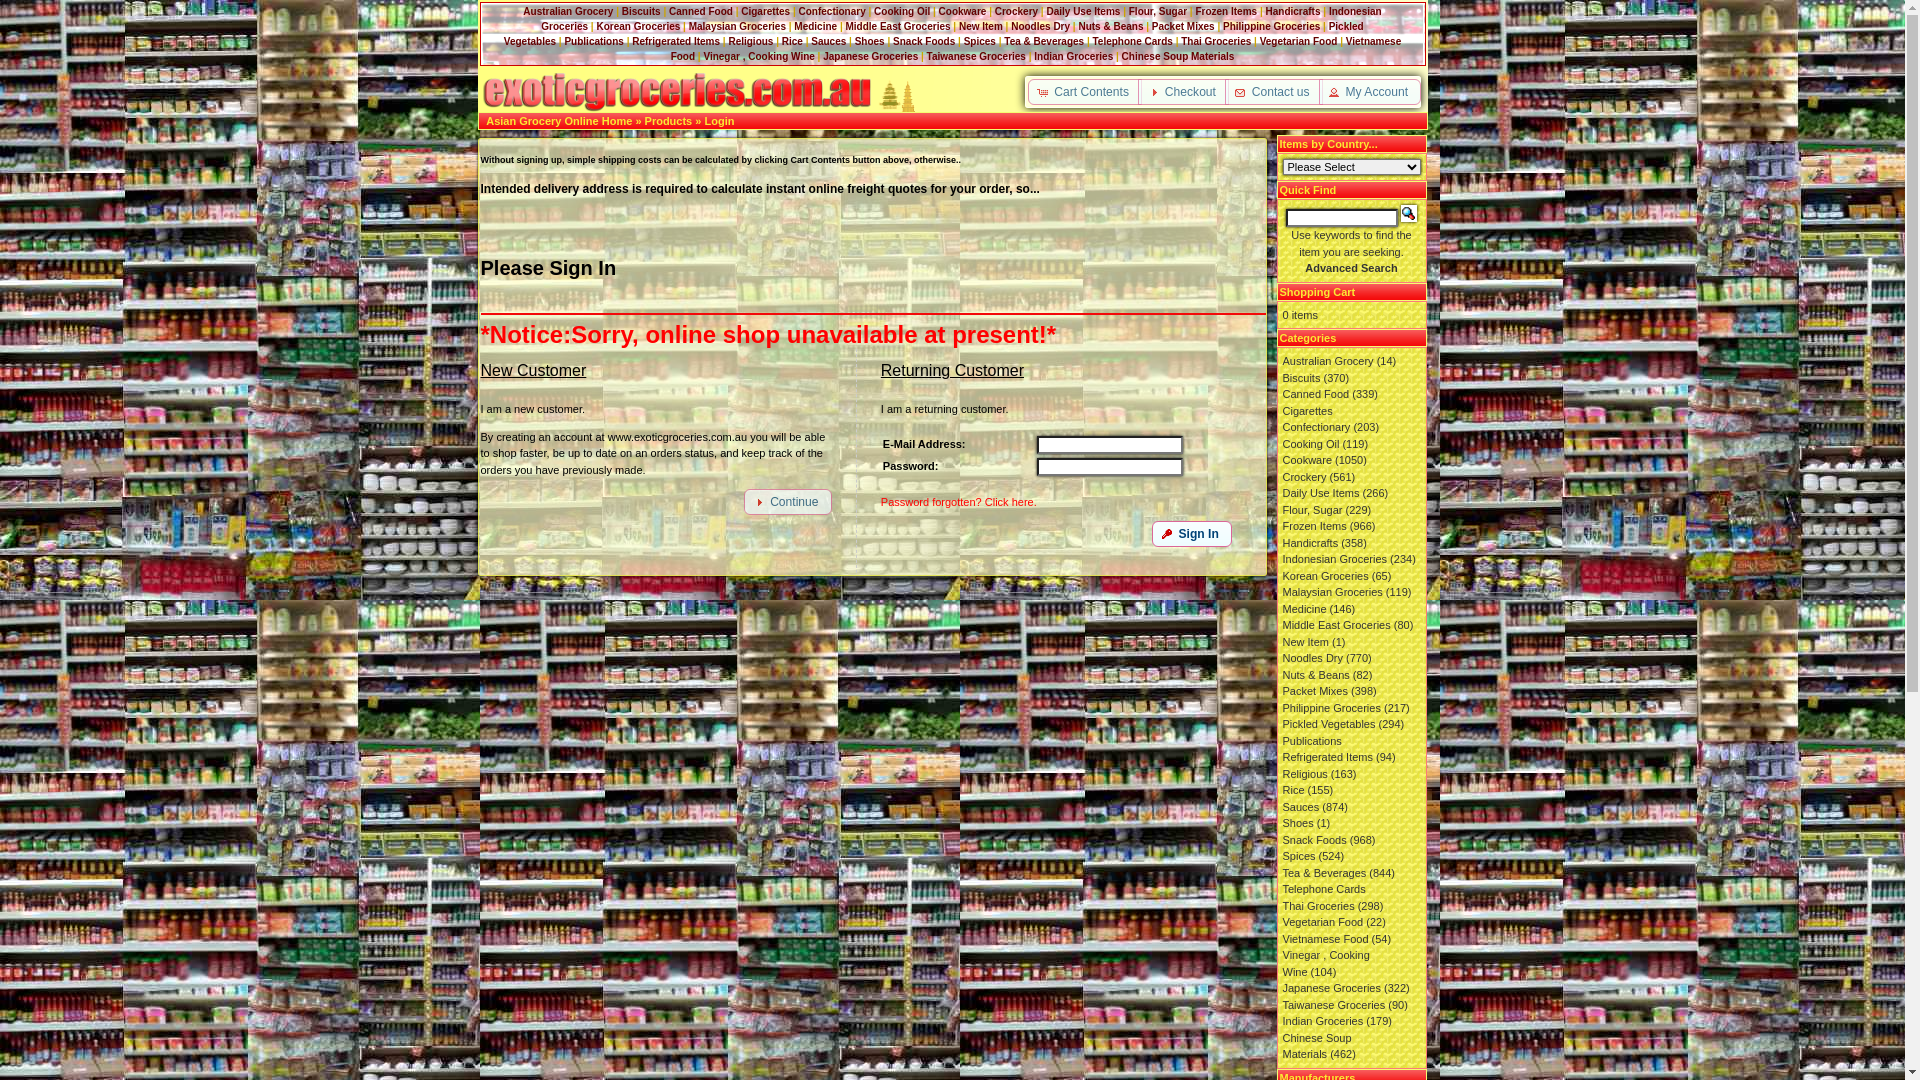 This screenshot has height=1080, width=1920. I want to click on 'Confectionary', so click(1315, 426).